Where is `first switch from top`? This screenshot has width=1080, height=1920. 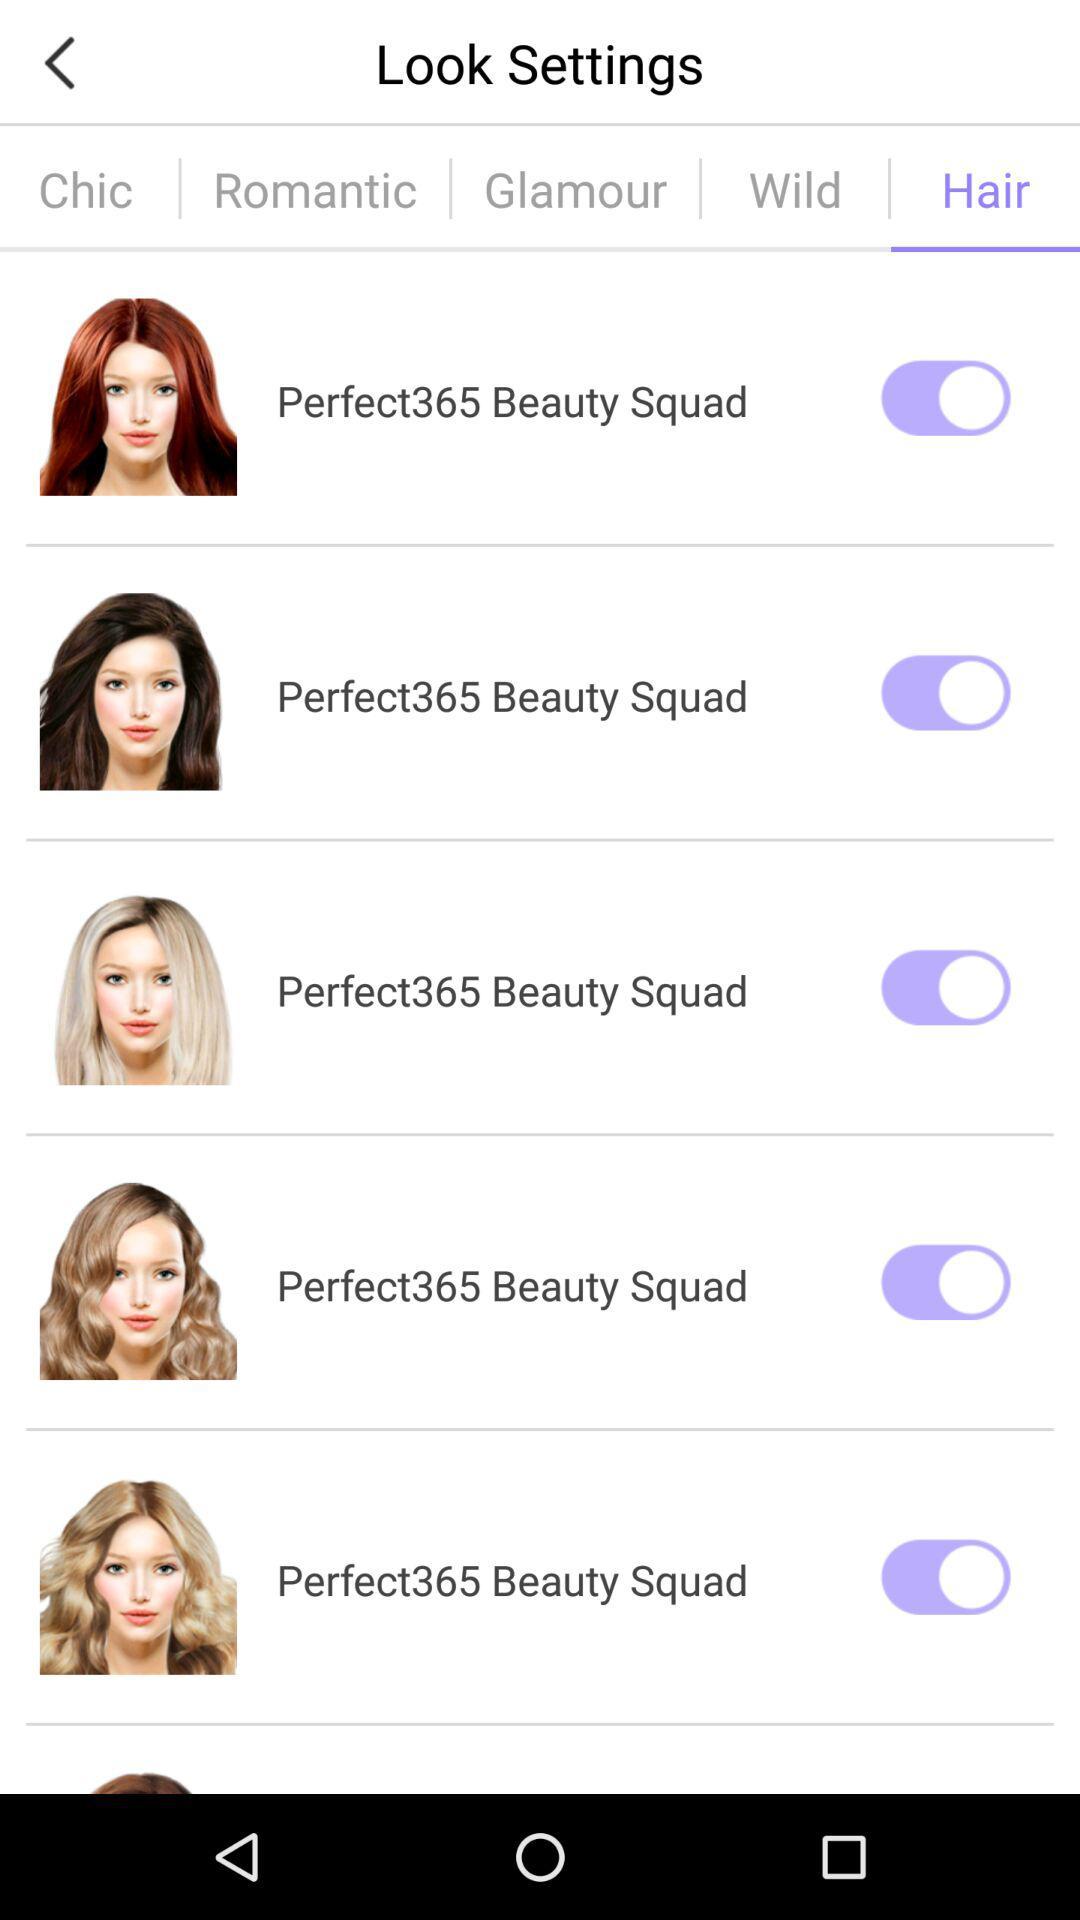 first switch from top is located at coordinates (945, 397).